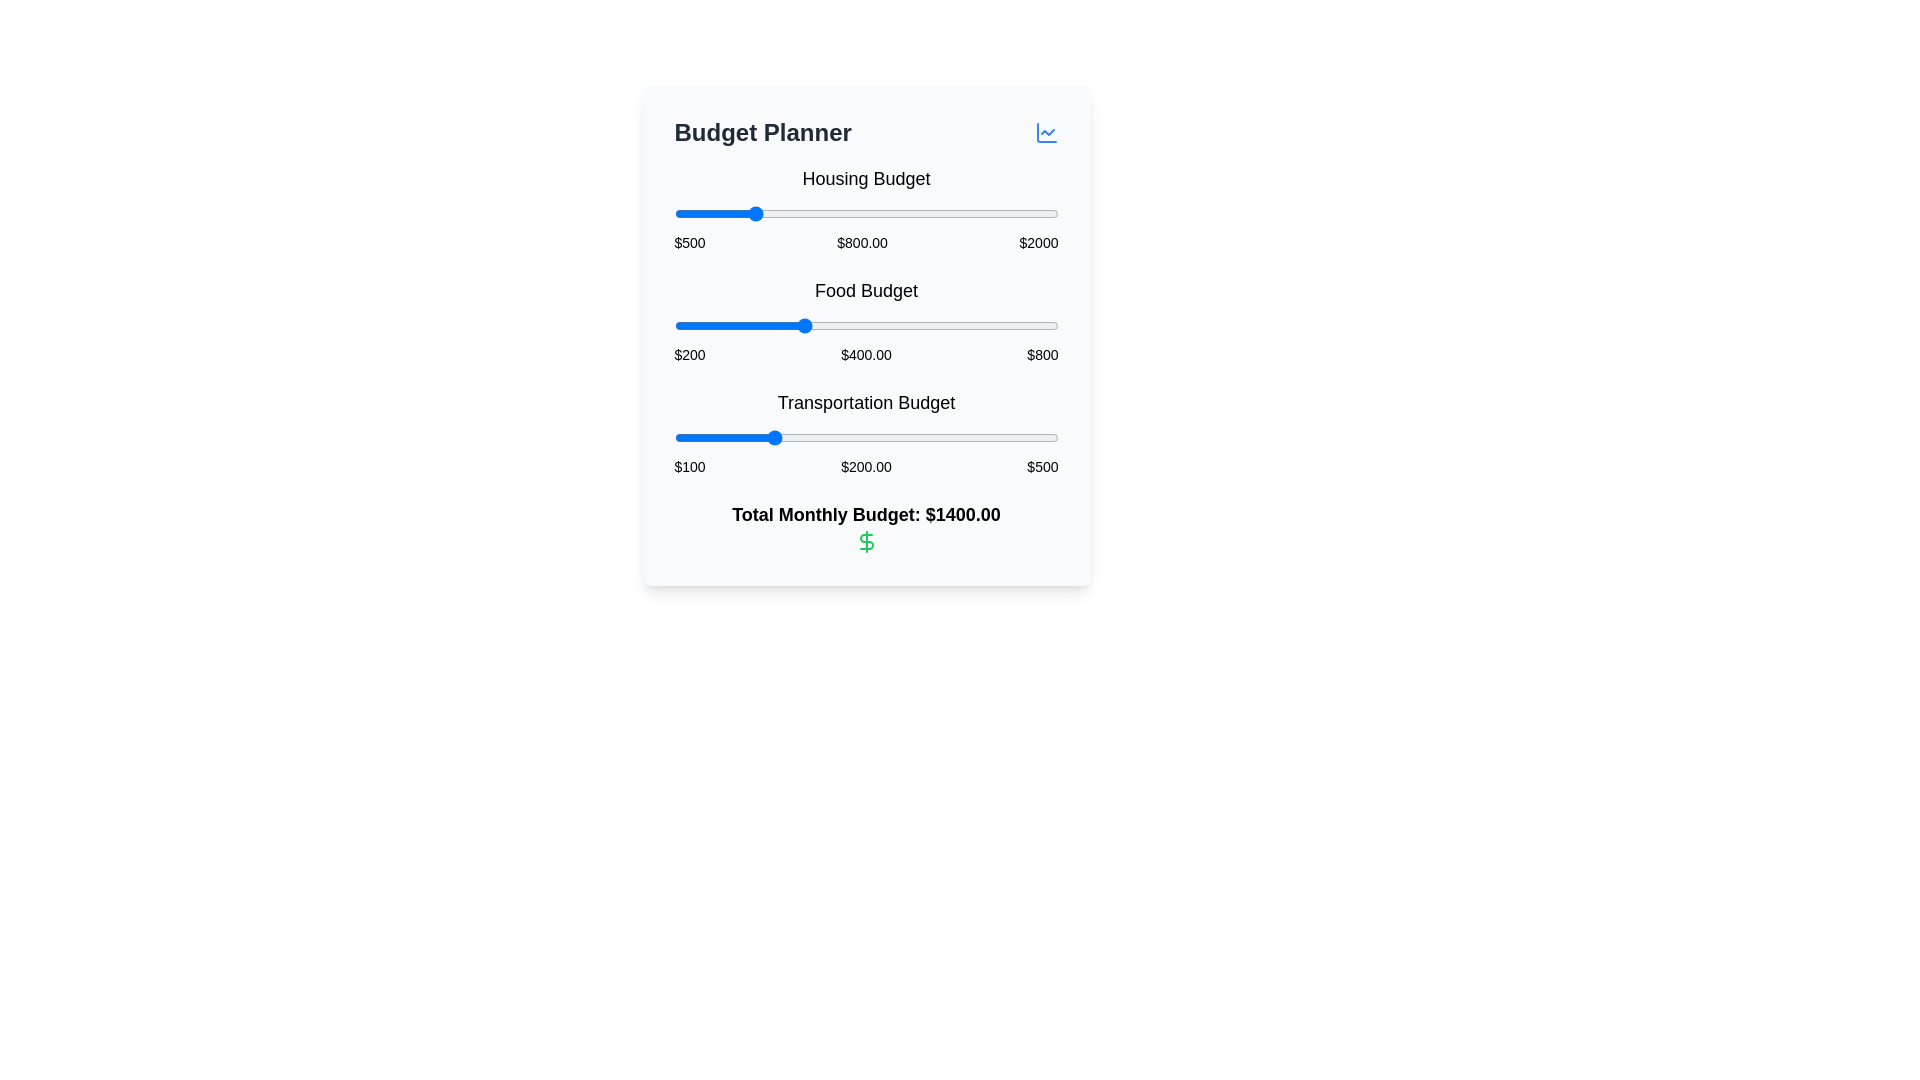 The height and width of the screenshot is (1080, 1920). I want to click on the text label displaying the monetary amount under the 'Food Budget' section, which is positioned leftmost among its siblings, so click(690, 353).